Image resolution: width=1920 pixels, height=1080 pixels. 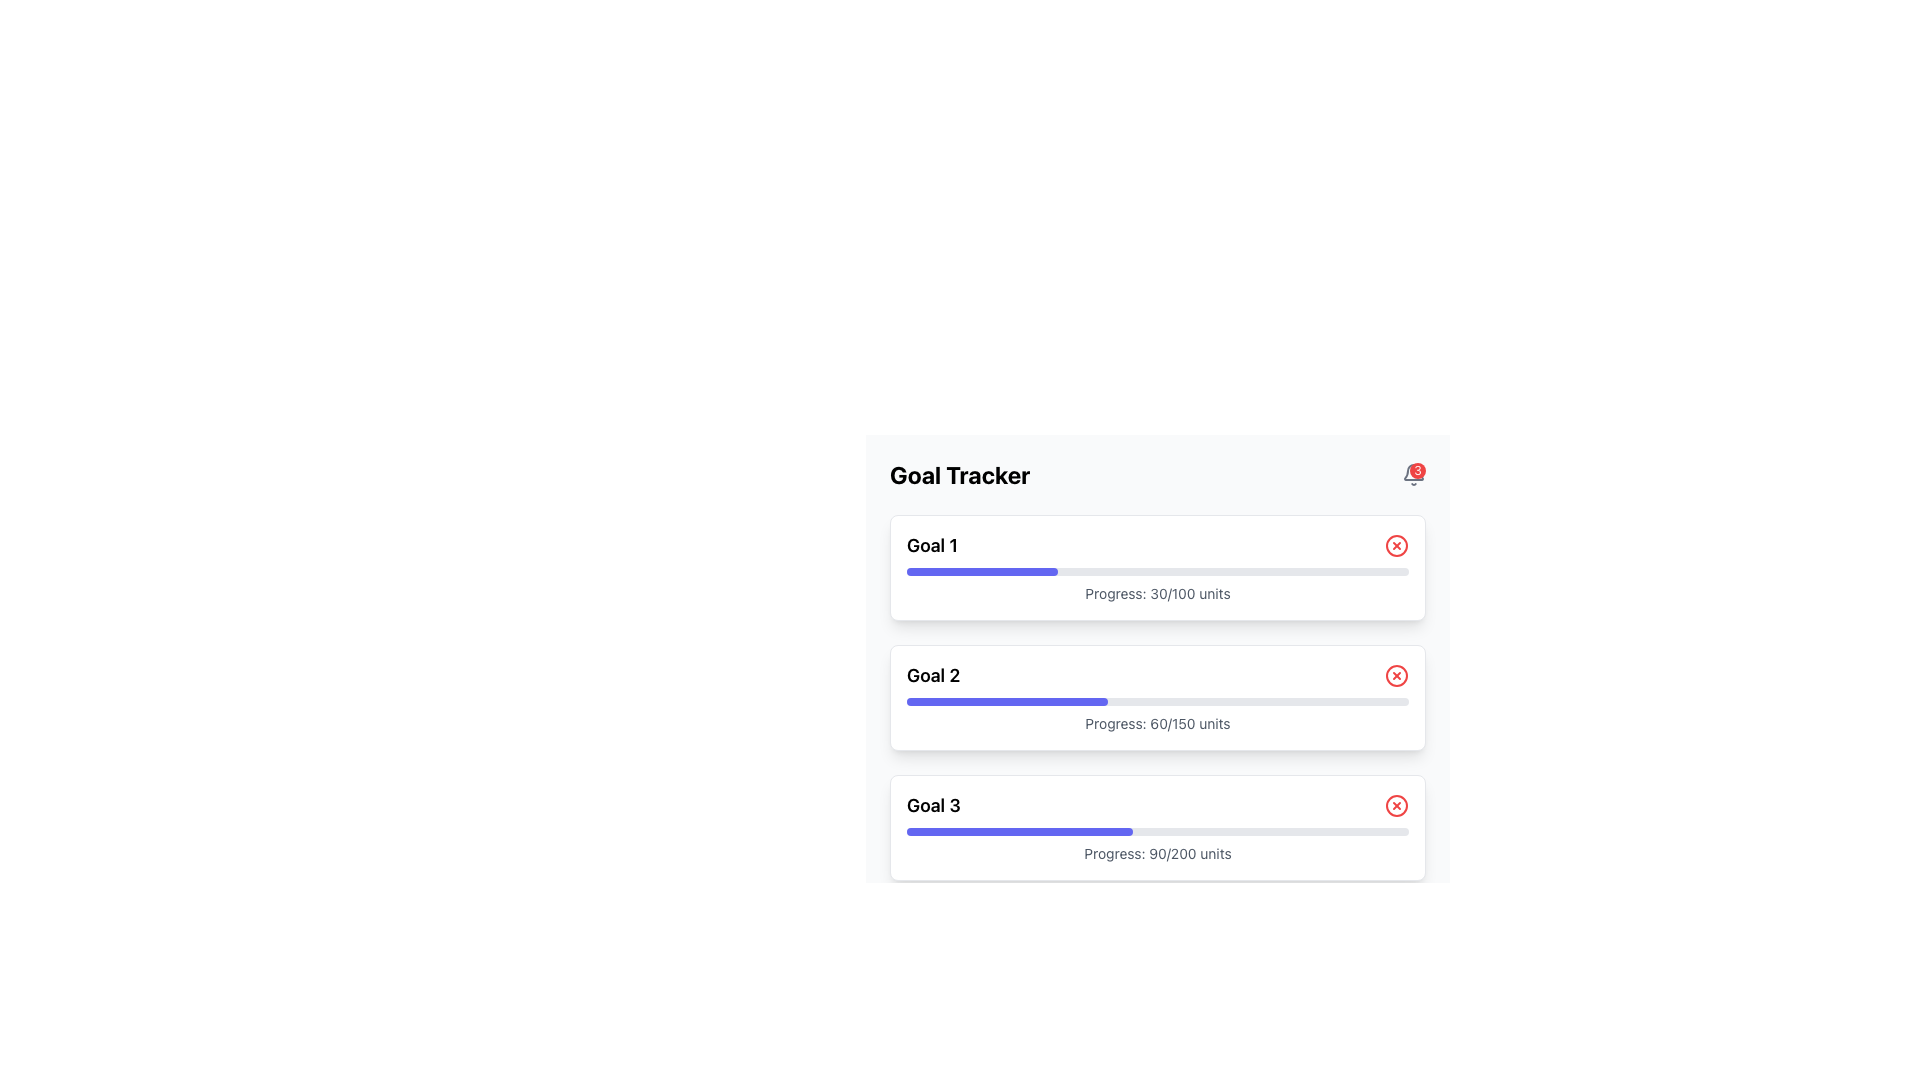 I want to click on the Progress Bar located within the card for 'Goal 3', which is positioned beneath the label 'Goal 3' and above the text 'Progress: 90/200 units', so click(x=1157, y=832).